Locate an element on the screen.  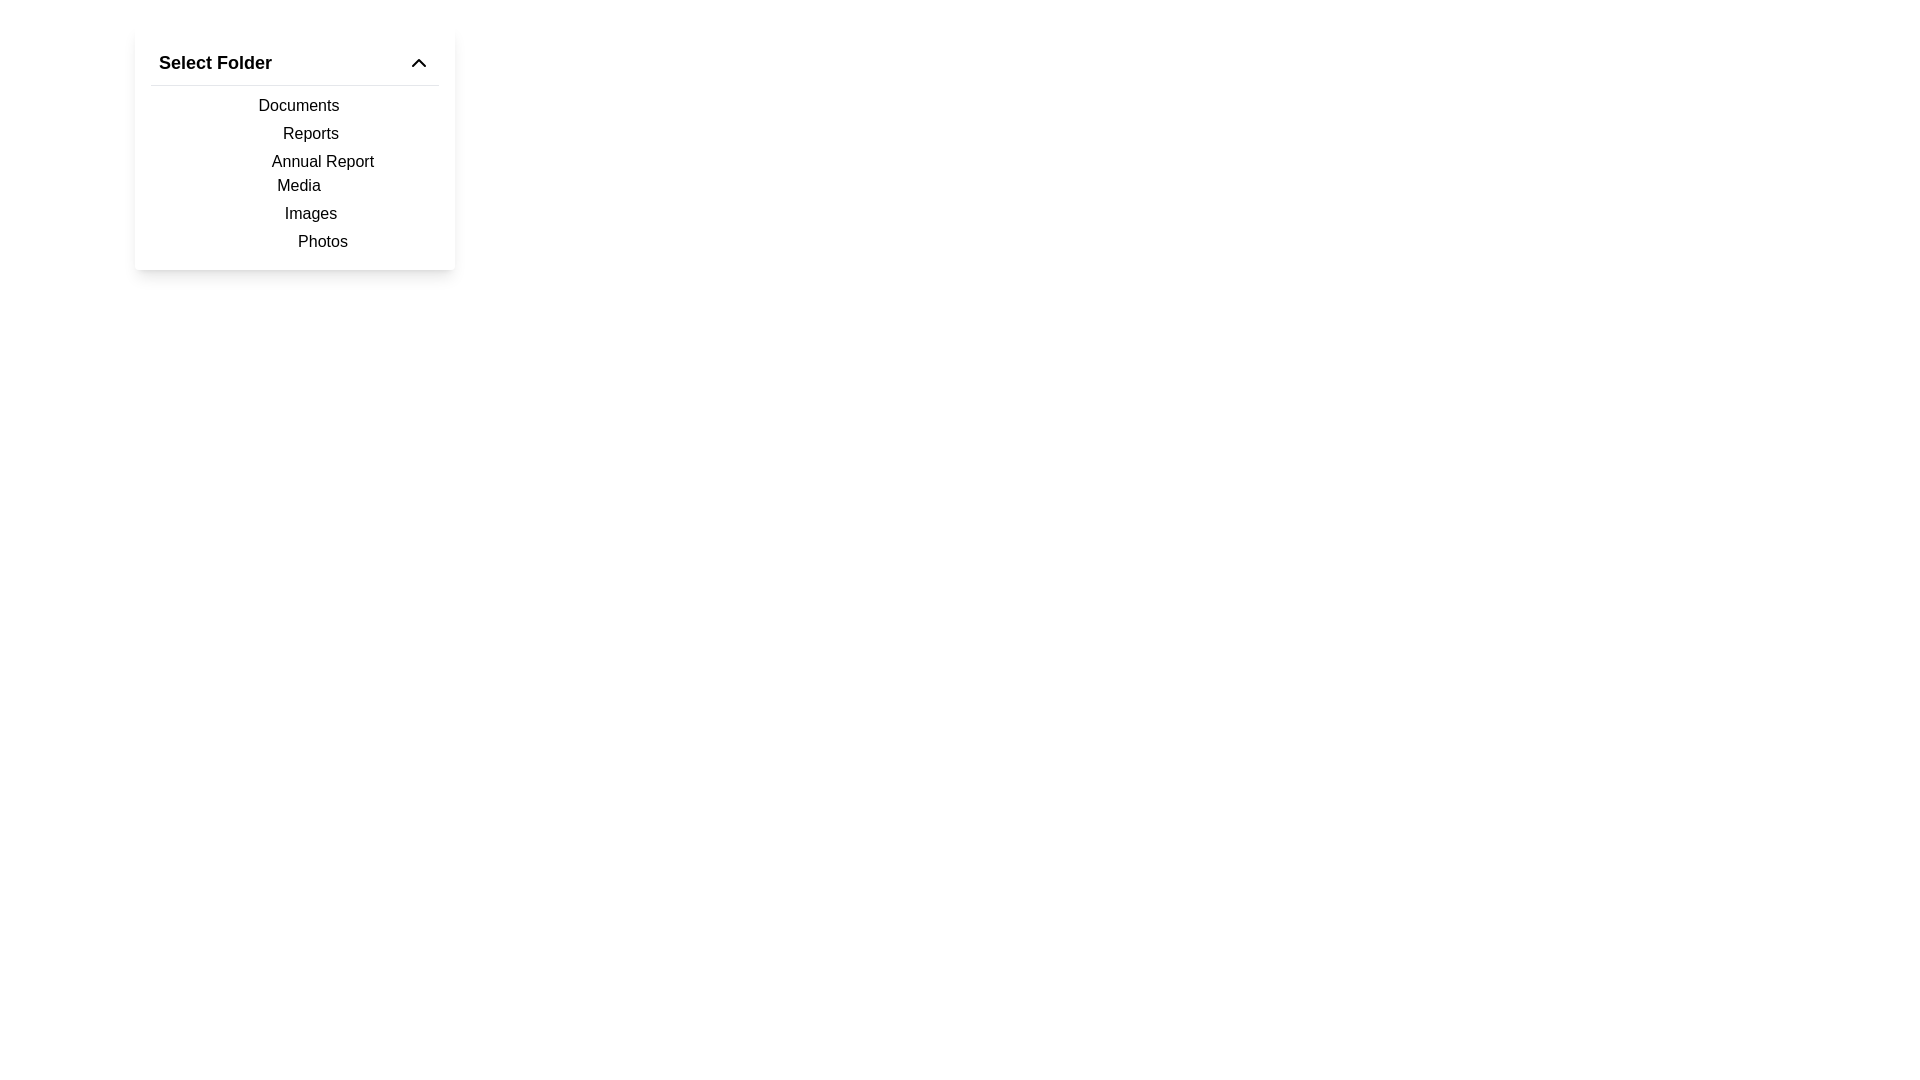
the 'Annual Report' option in the dropdown menu, which is the third item in a vertical list of options is located at coordinates (317, 161).